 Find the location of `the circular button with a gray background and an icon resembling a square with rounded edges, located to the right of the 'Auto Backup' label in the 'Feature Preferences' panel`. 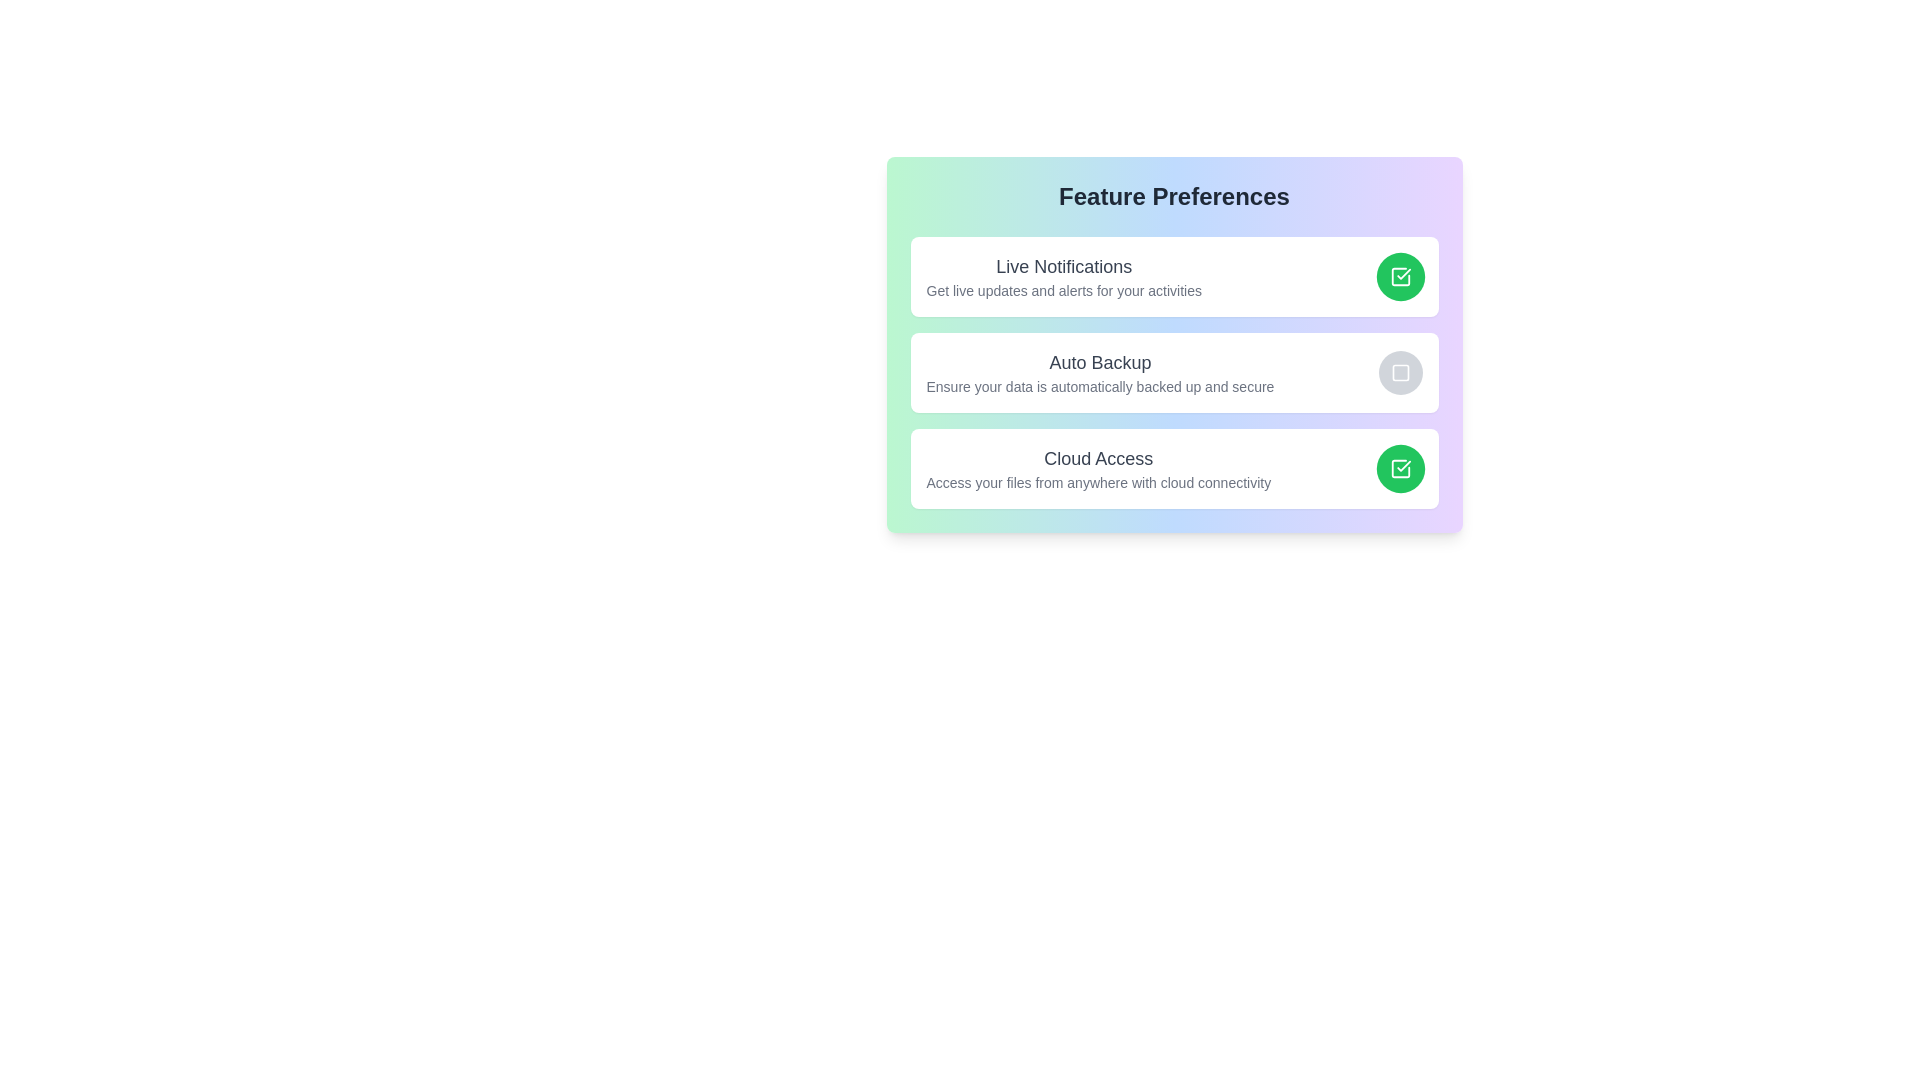

the circular button with a gray background and an icon resembling a square with rounded edges, located to the right of the 'Auto Backup' label in the 'Feature Preferences' panel is located at coordinates (1399, 373).